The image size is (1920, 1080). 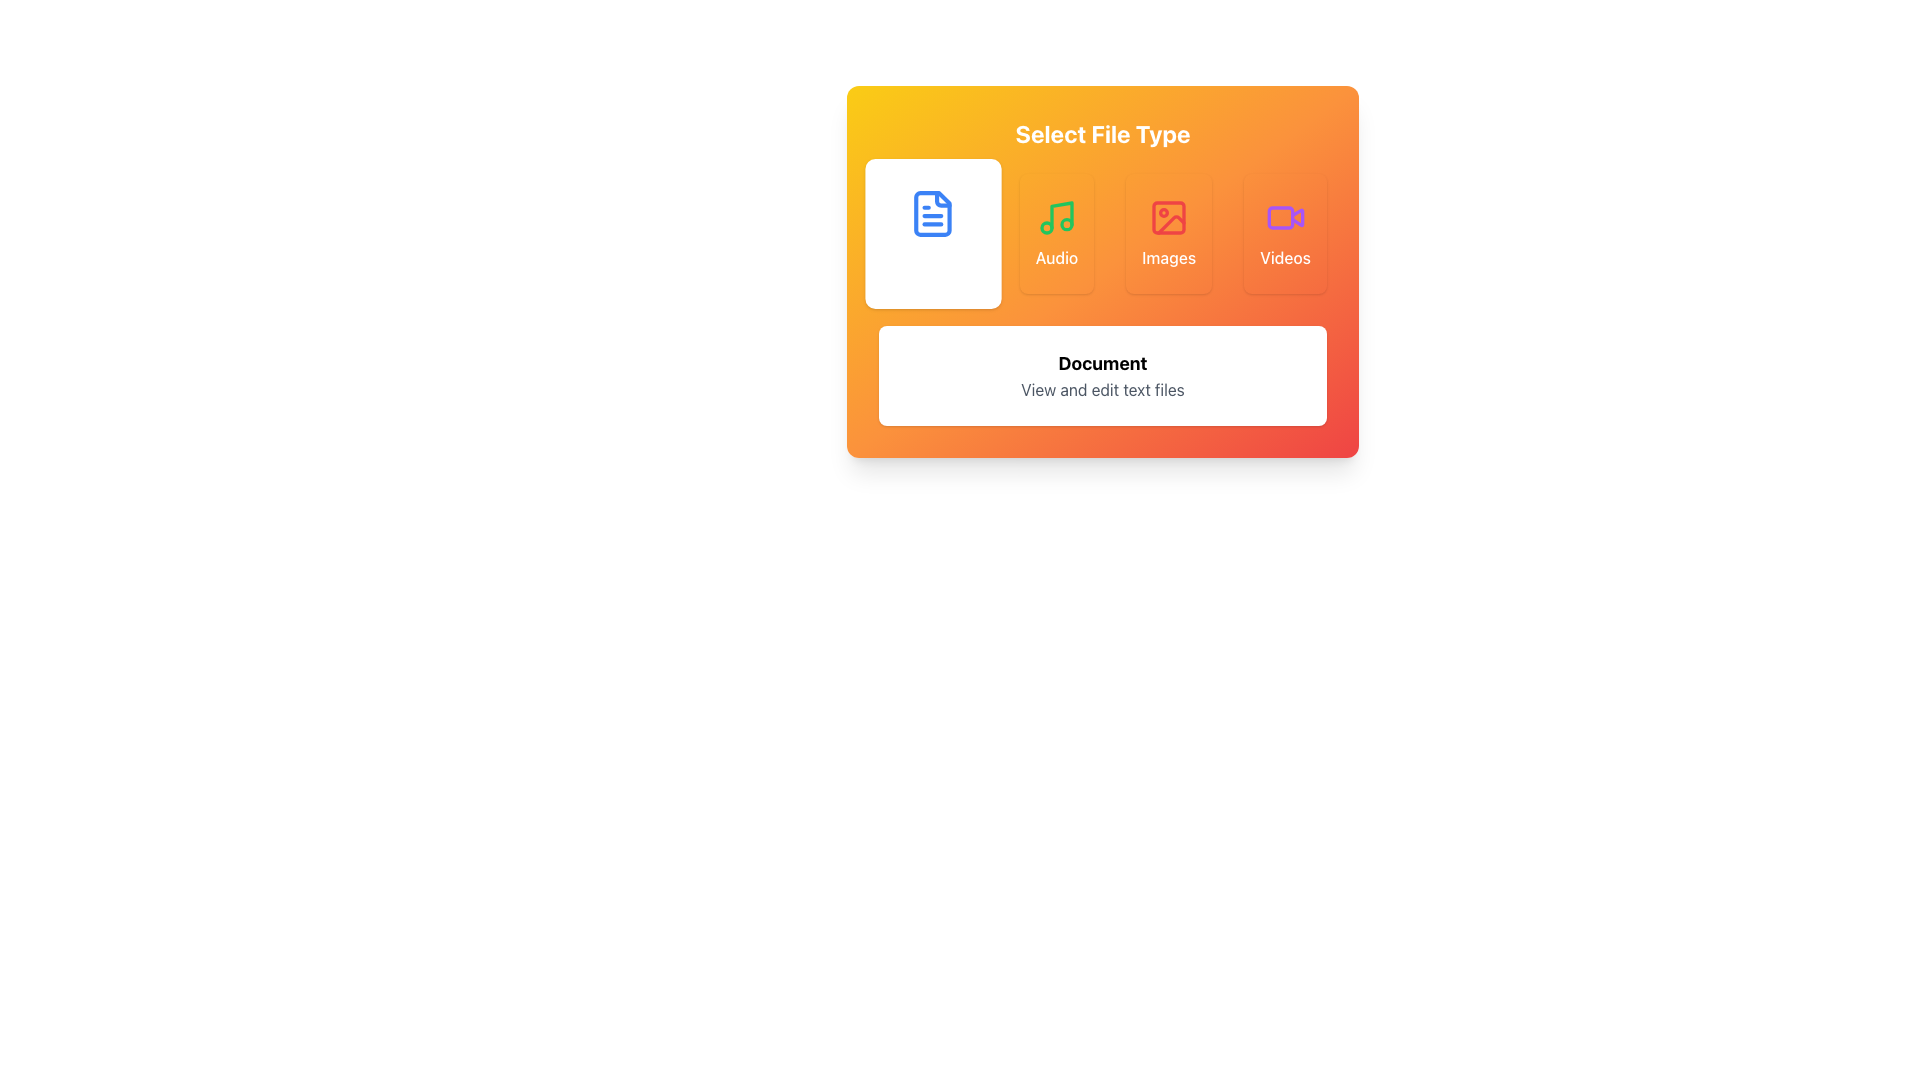 I want to click on the small graphical component symbolizing the folded top-right corner of a document, which is styled with blue and white within the document icon at the top-left of the interface, so click(x=942, y=199).